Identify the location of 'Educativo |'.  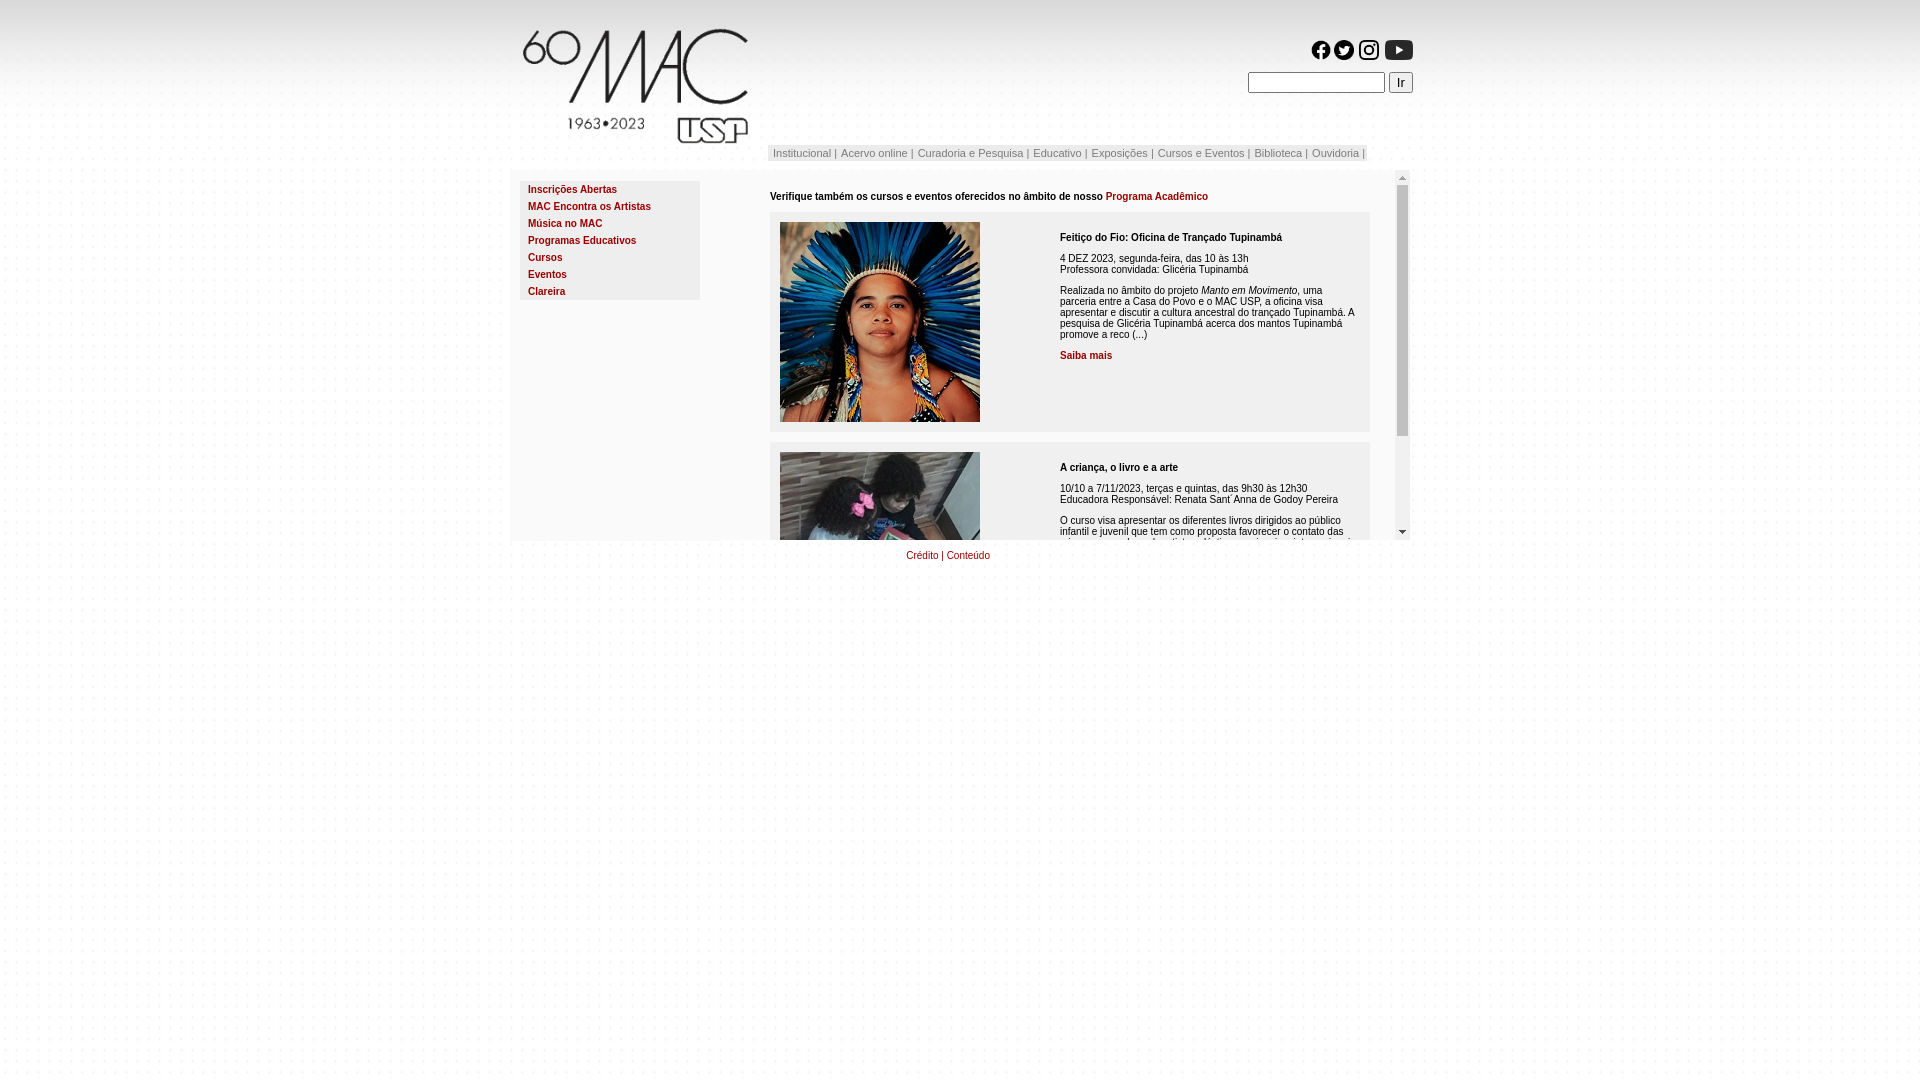
(1059, 152).